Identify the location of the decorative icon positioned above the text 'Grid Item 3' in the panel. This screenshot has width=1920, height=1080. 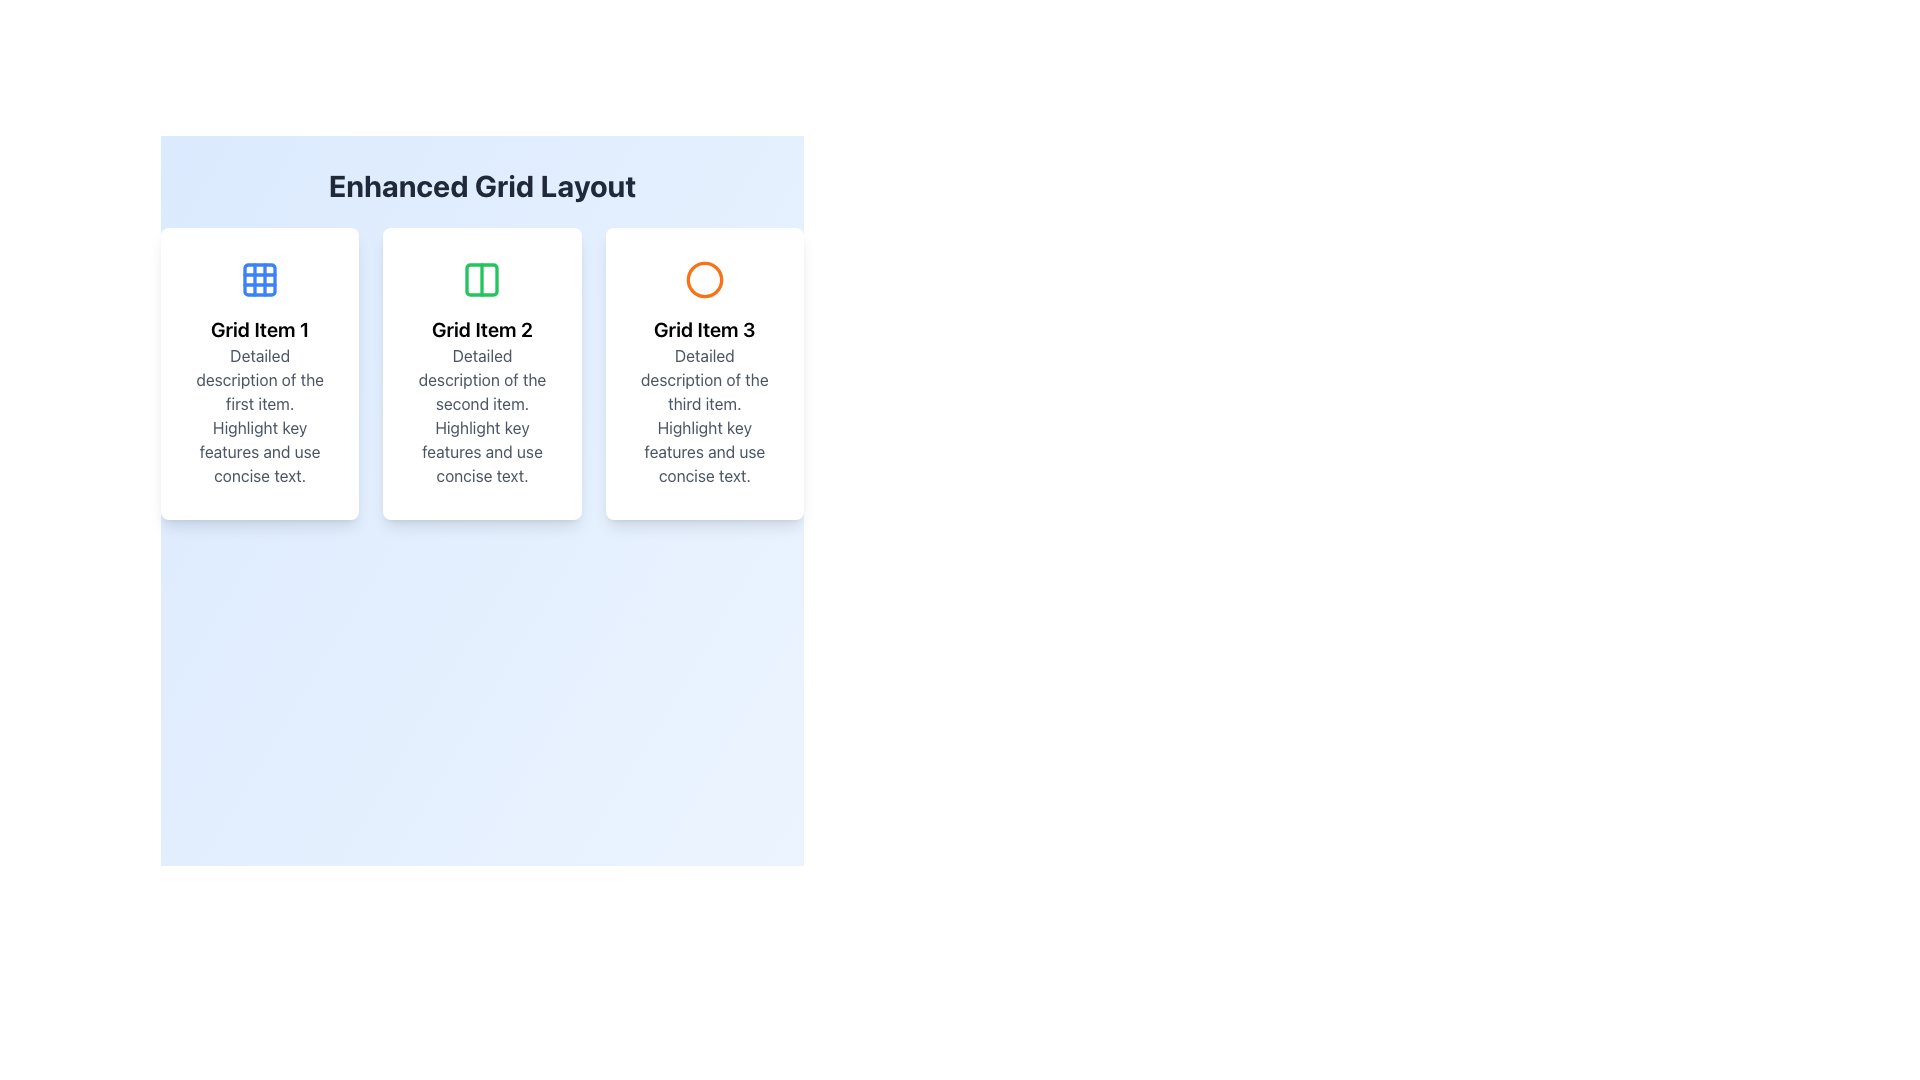
(704, 280).